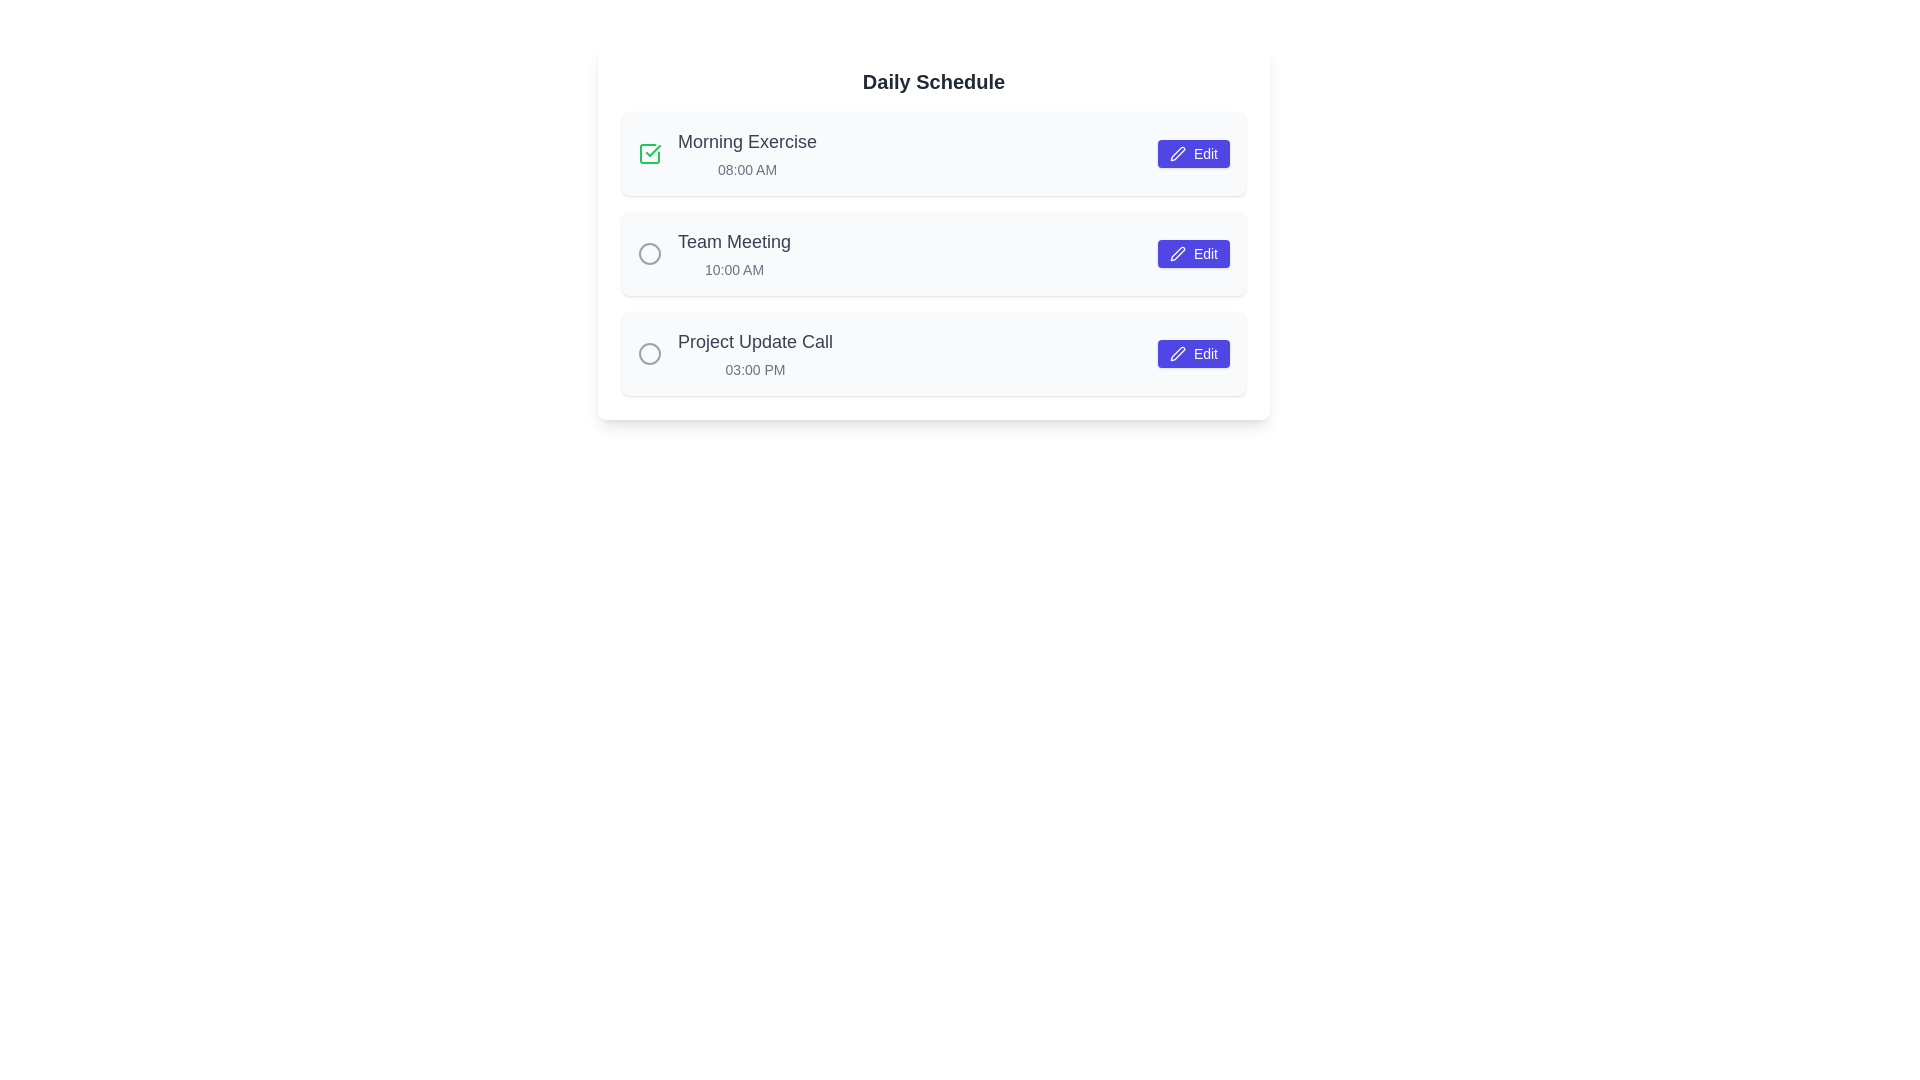  I want to click on the pencil icon located on the 'Edit' button to the far-right of the 'Morning Exercise' task entry, so click(1177, 153).